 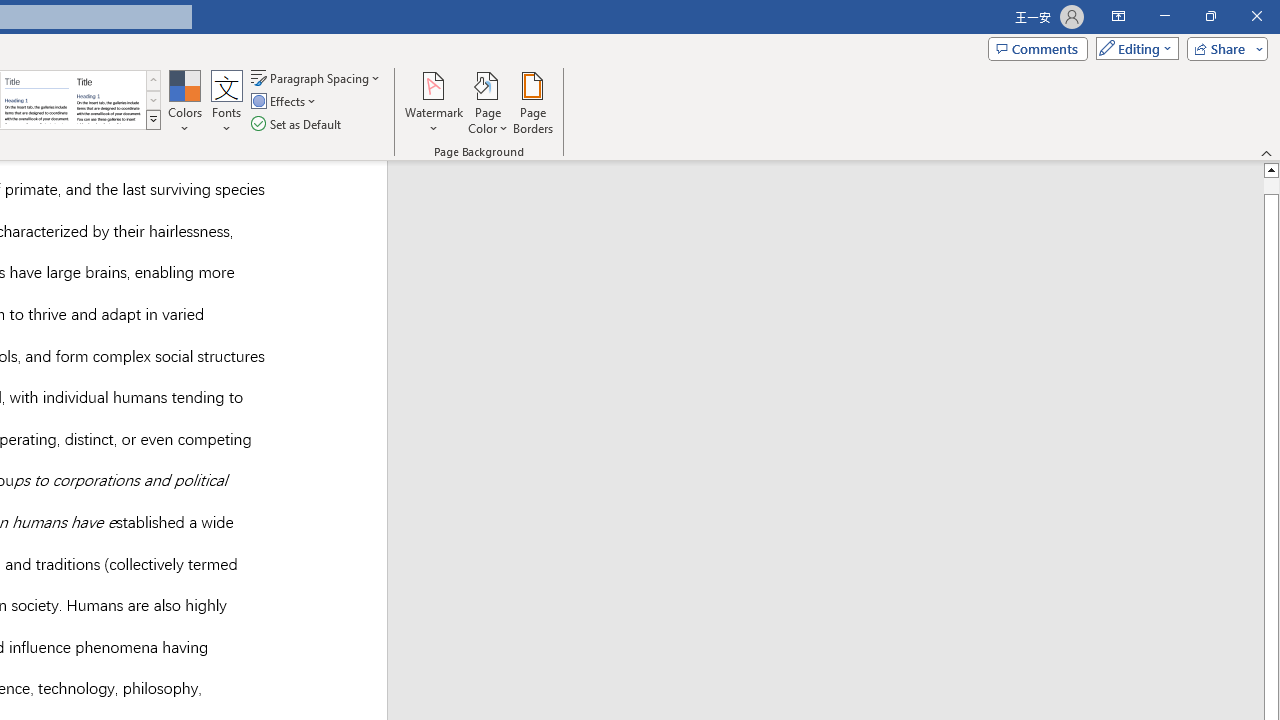 What do you see at coordinates (433, 103) in the screenshot?
I see `'Watermark'` at bounding box center [433, 103].